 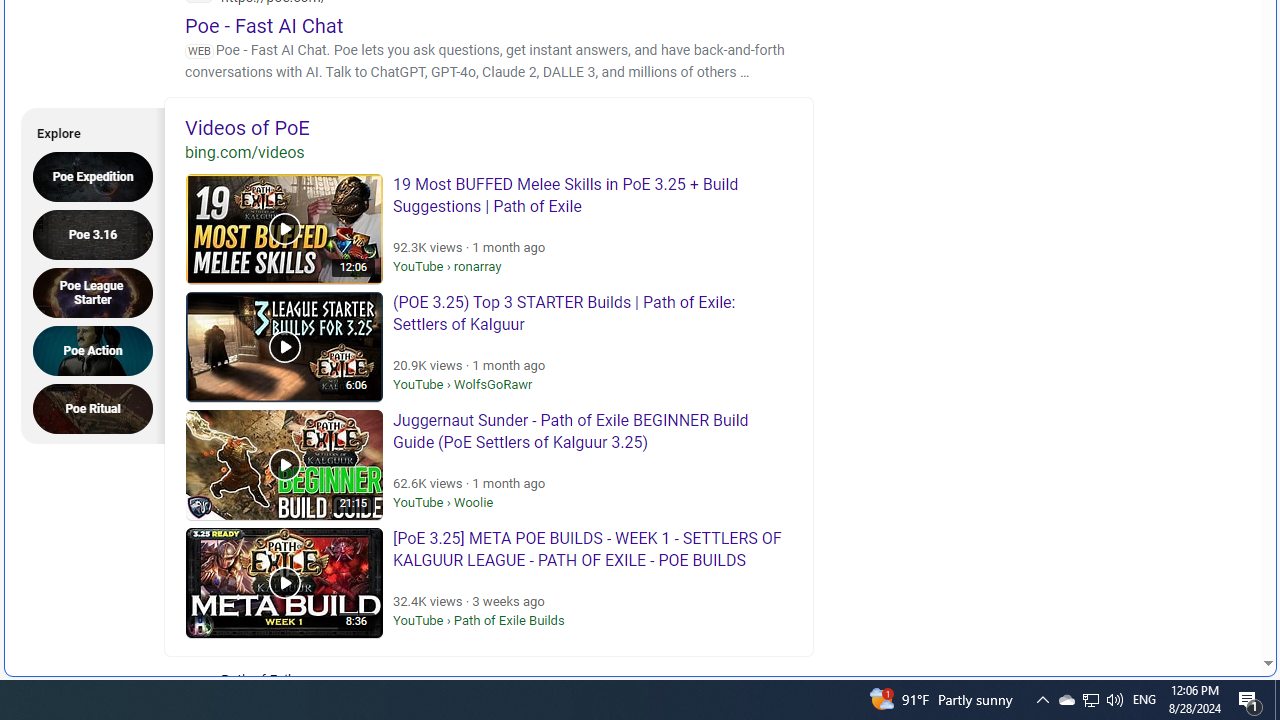 I want to click on 'Poe Action', so click(x=98, y=349).